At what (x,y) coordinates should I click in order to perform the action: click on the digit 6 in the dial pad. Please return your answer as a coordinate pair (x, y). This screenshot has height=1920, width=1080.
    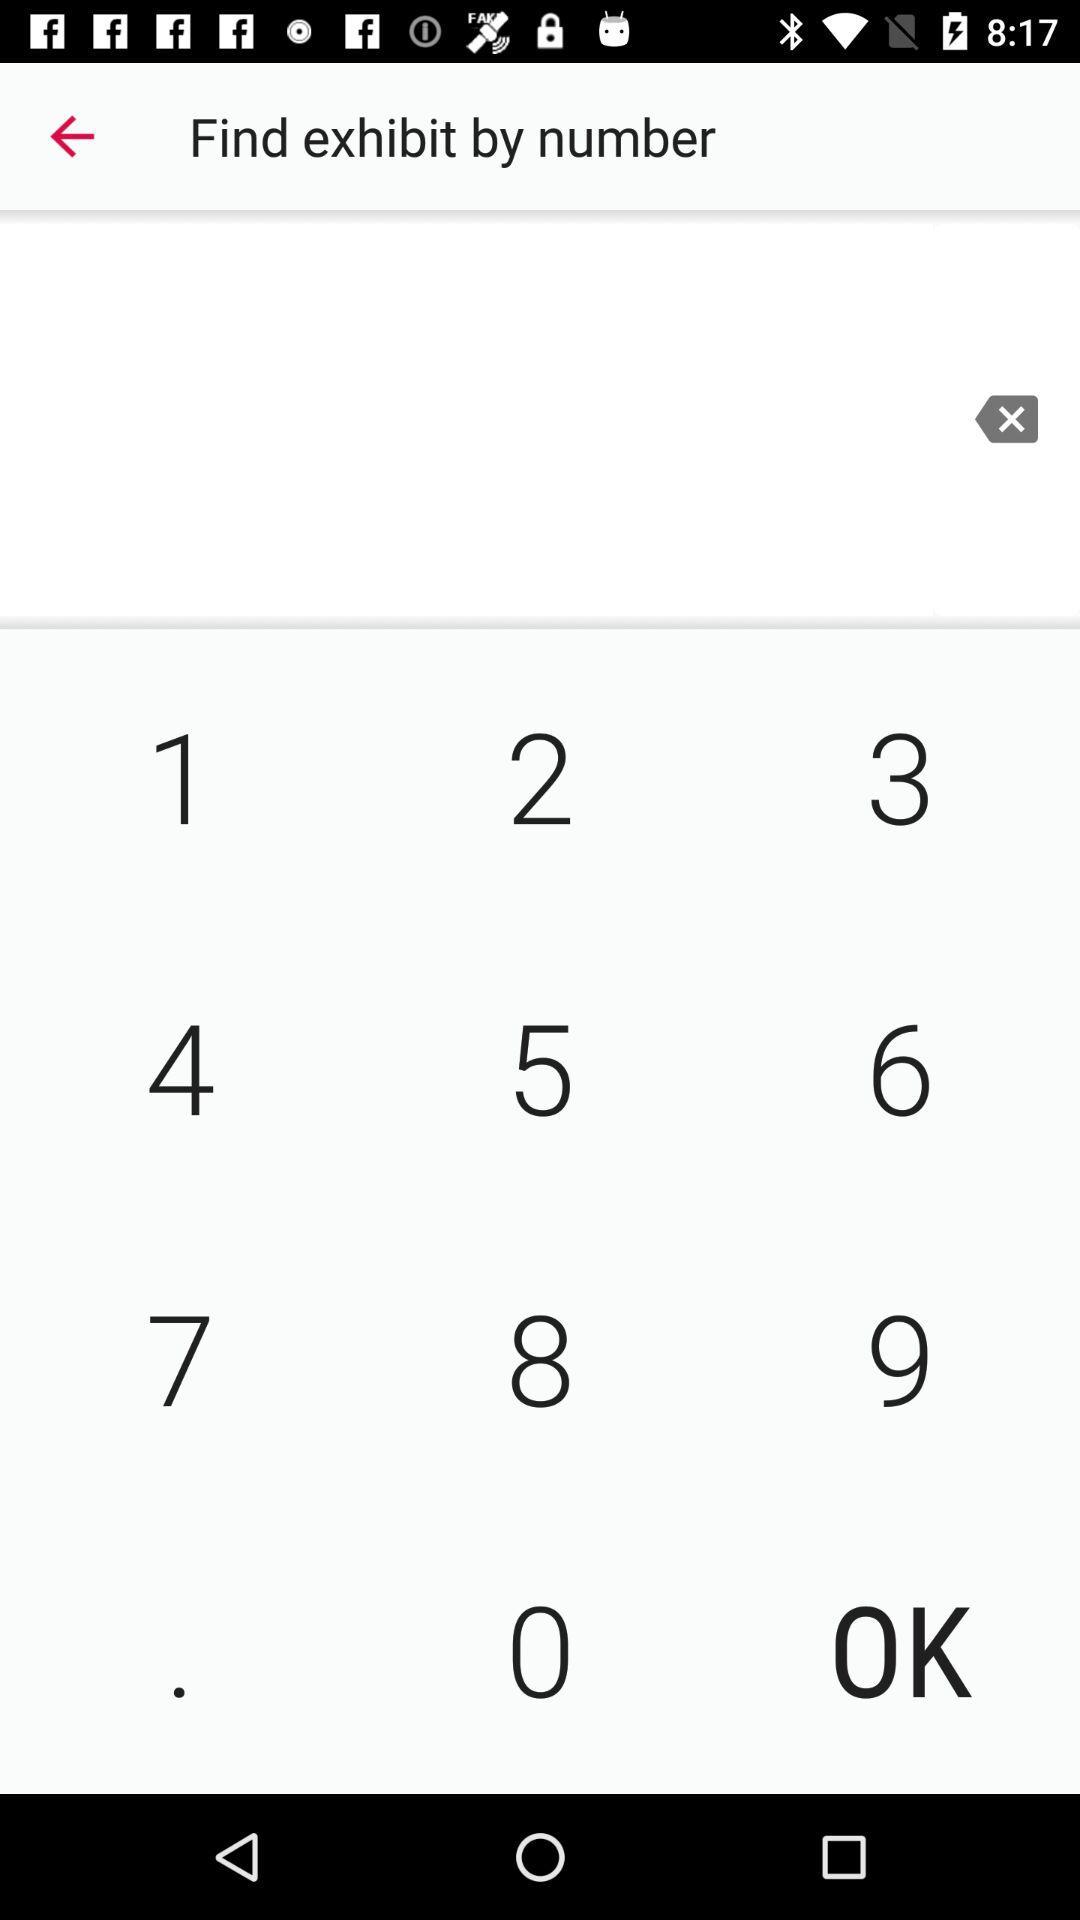
    Looking at the image, I should click on (898, 1064).